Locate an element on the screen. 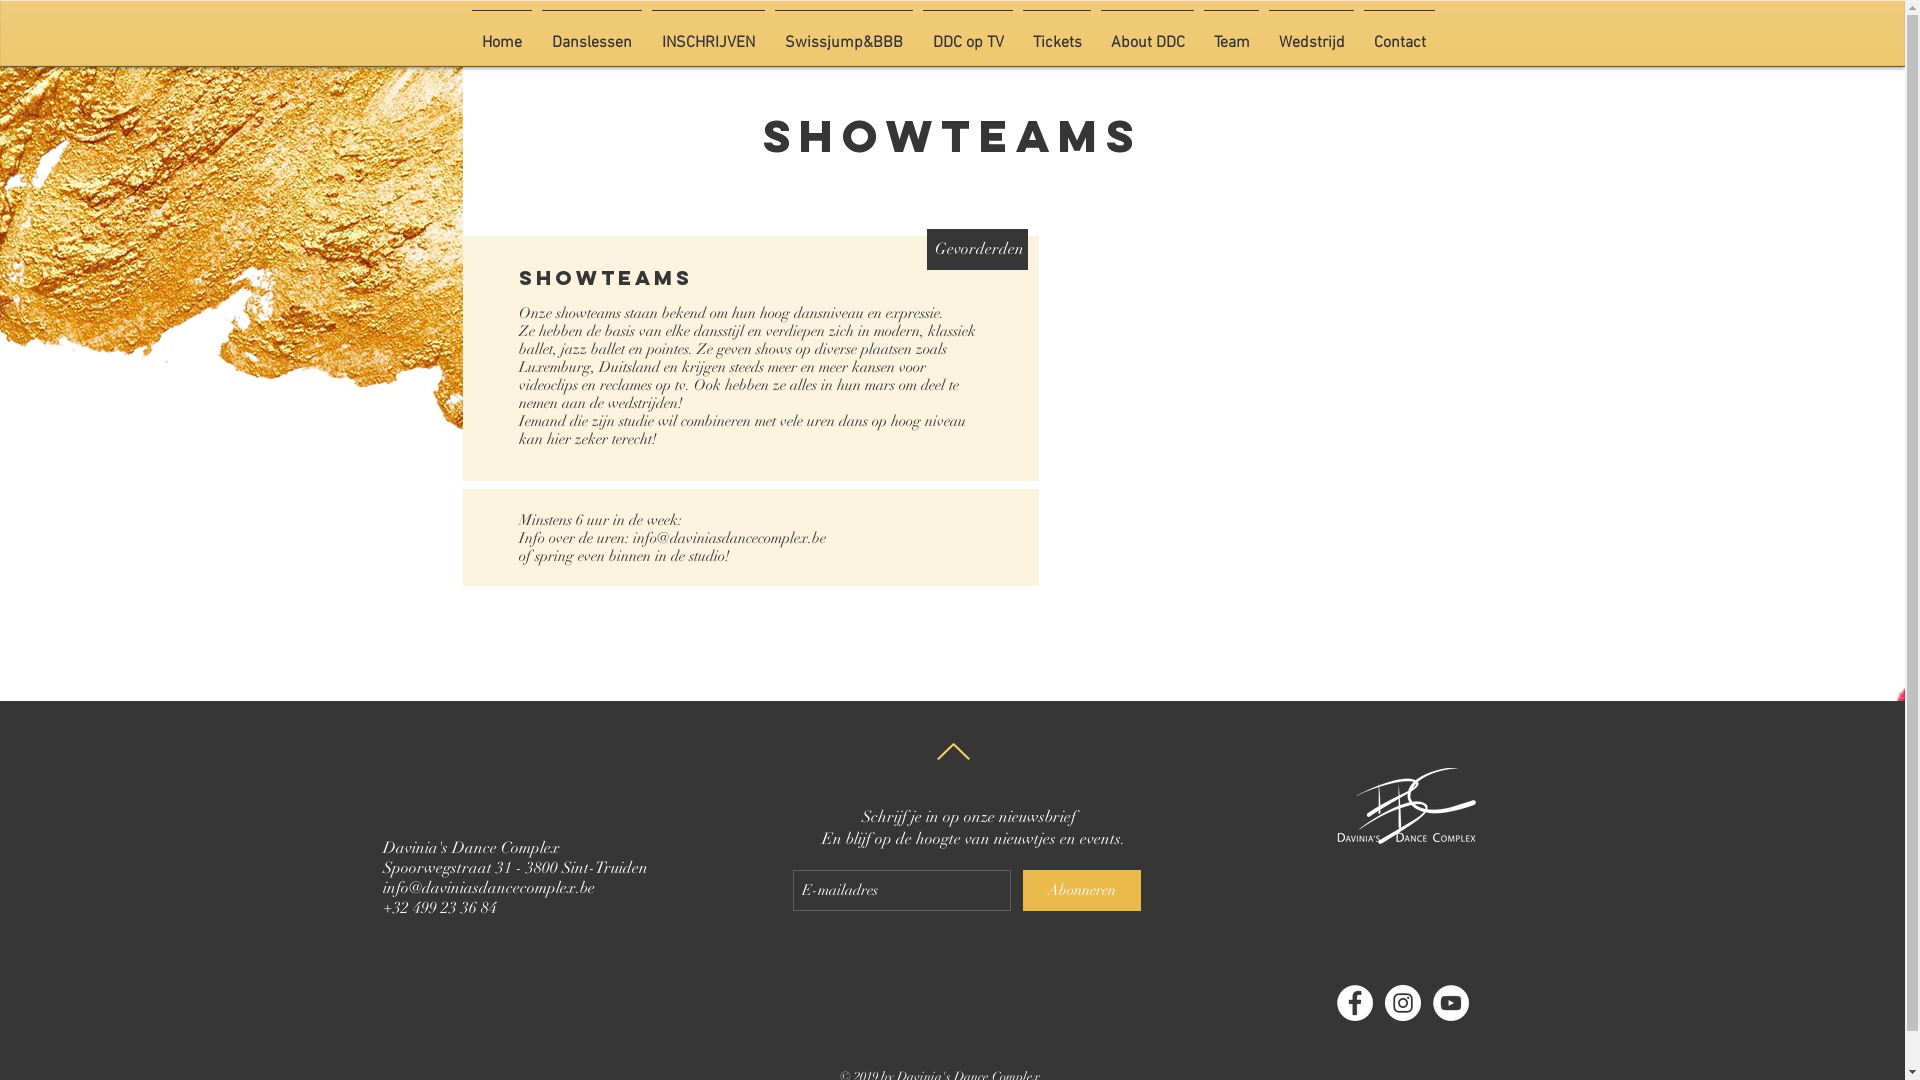  'Contact' is located at coordinates (1398, 34).